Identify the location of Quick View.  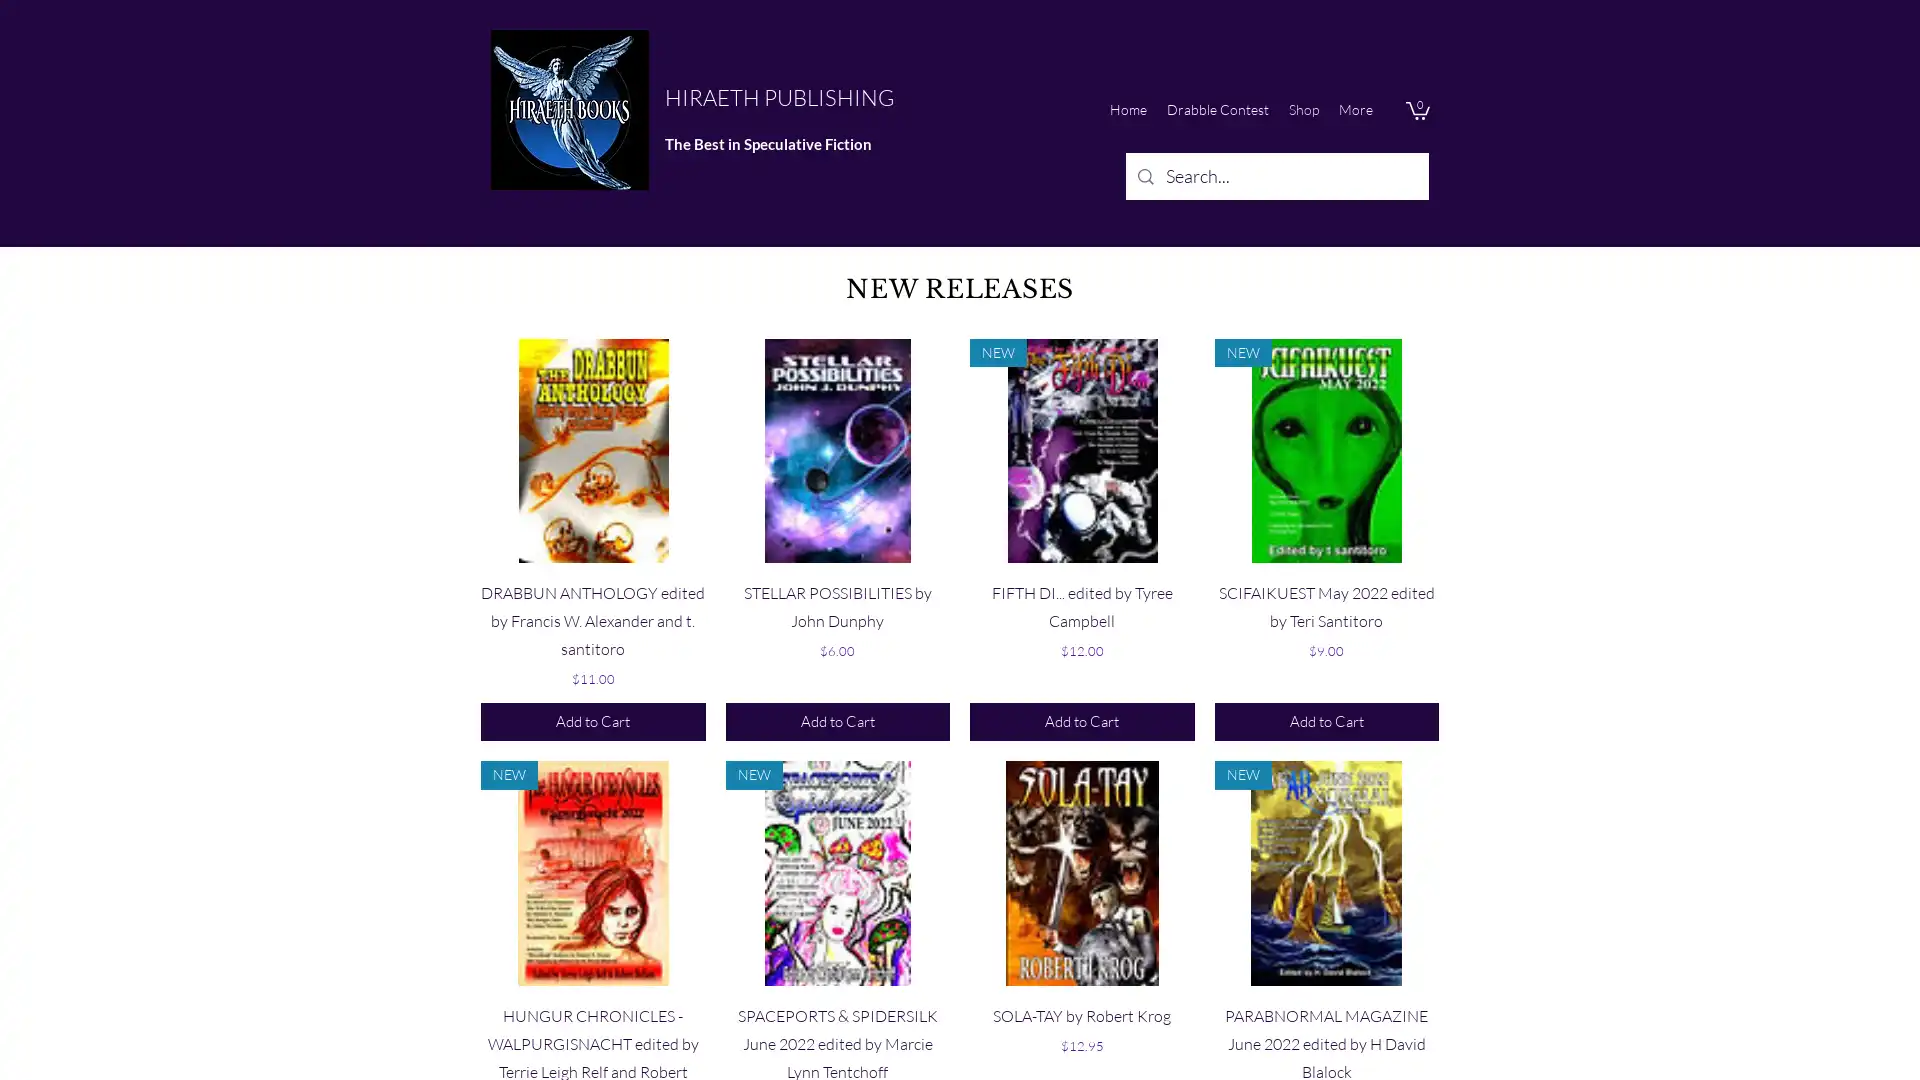
(837, 586).